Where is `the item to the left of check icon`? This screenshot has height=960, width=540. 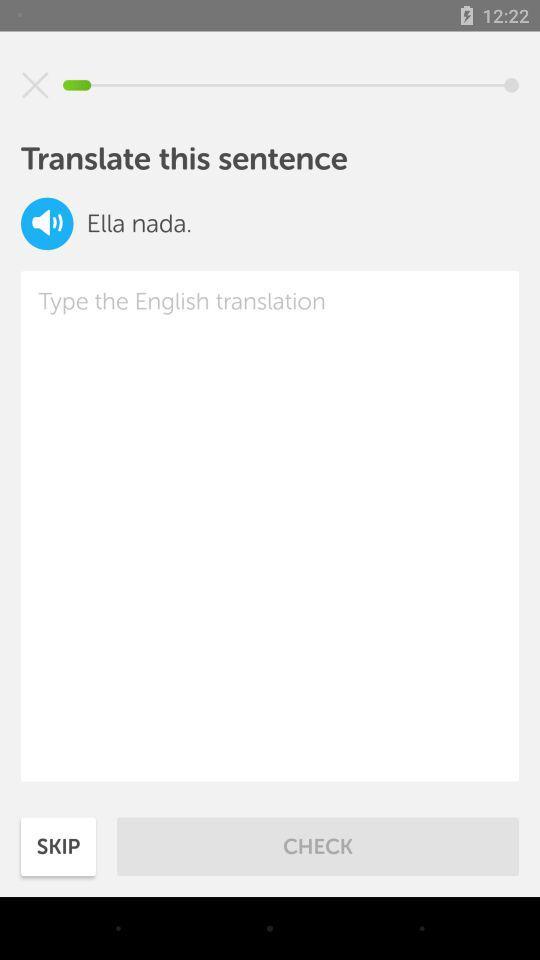 the item to the left of check icon is located at coordinates (58, 845).